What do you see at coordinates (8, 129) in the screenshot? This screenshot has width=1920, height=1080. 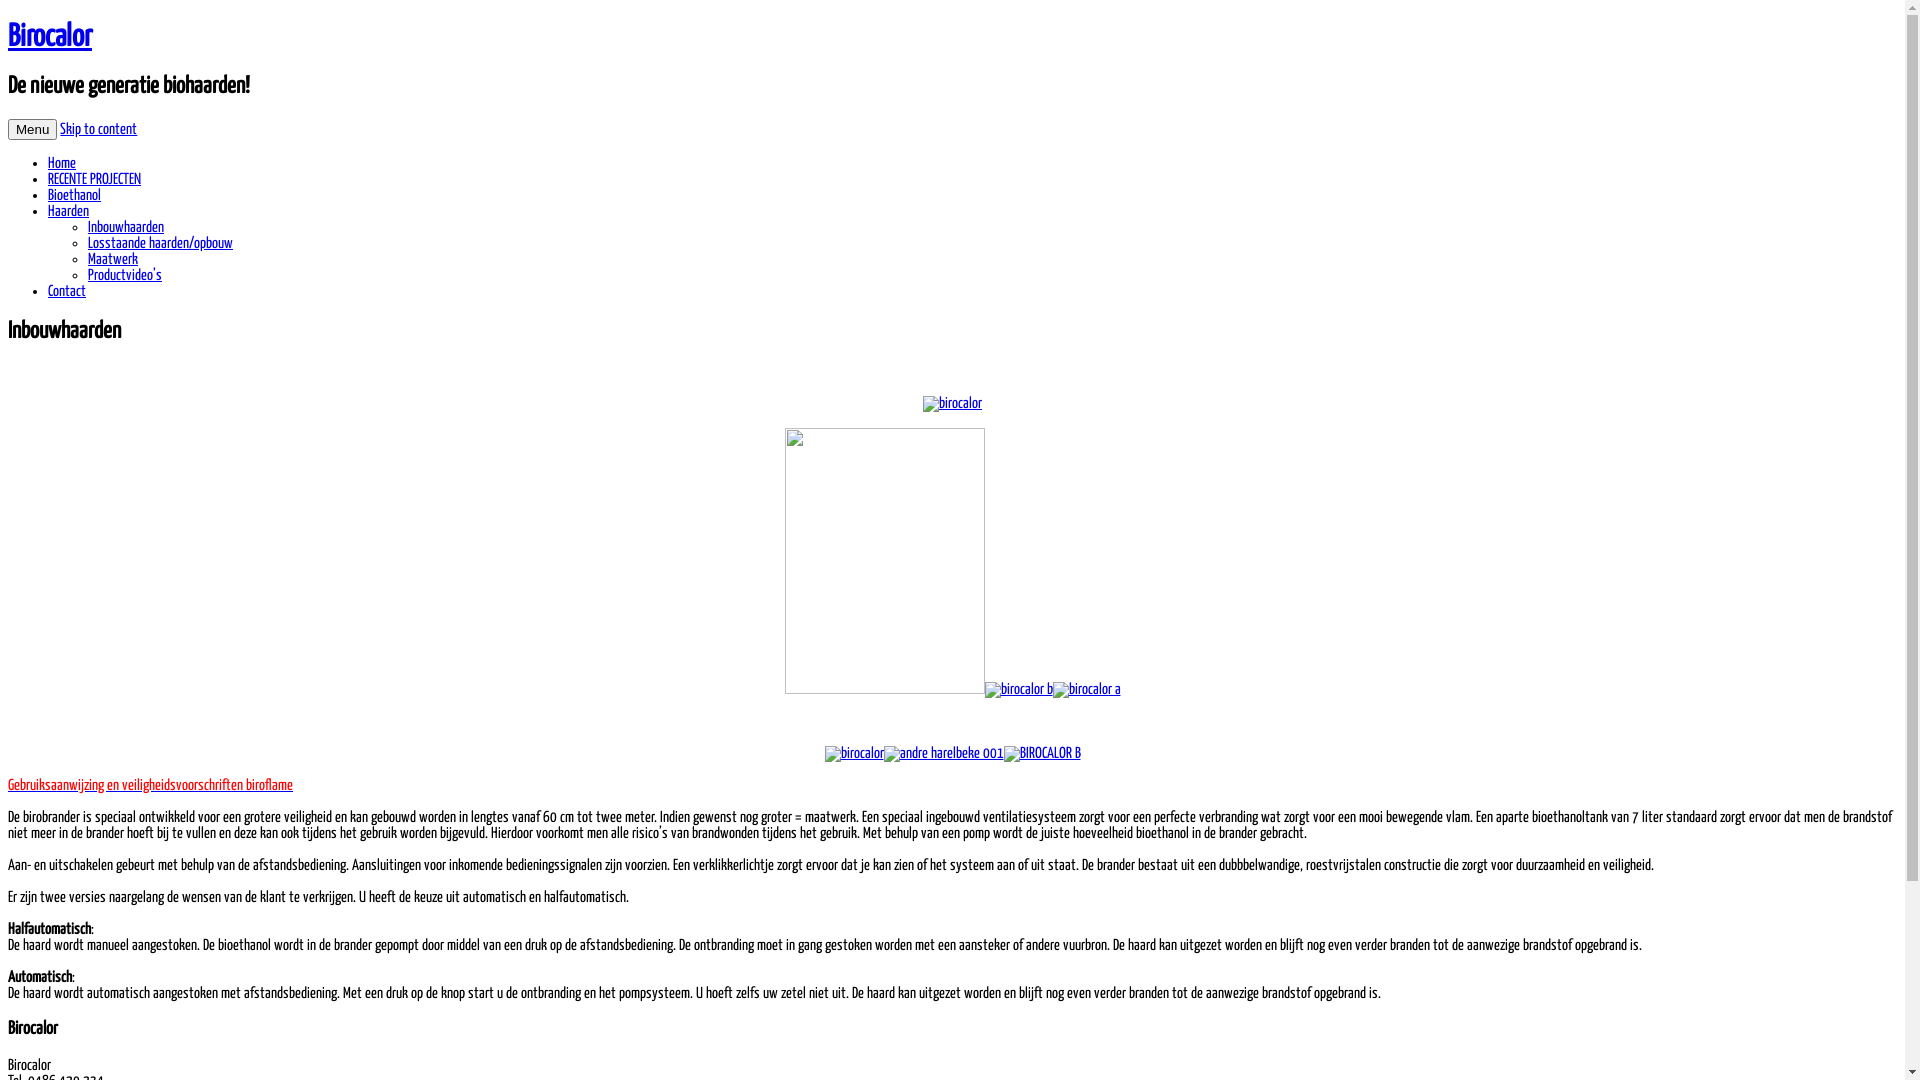 I see `'Menu'` at bounding box center [8, 129].